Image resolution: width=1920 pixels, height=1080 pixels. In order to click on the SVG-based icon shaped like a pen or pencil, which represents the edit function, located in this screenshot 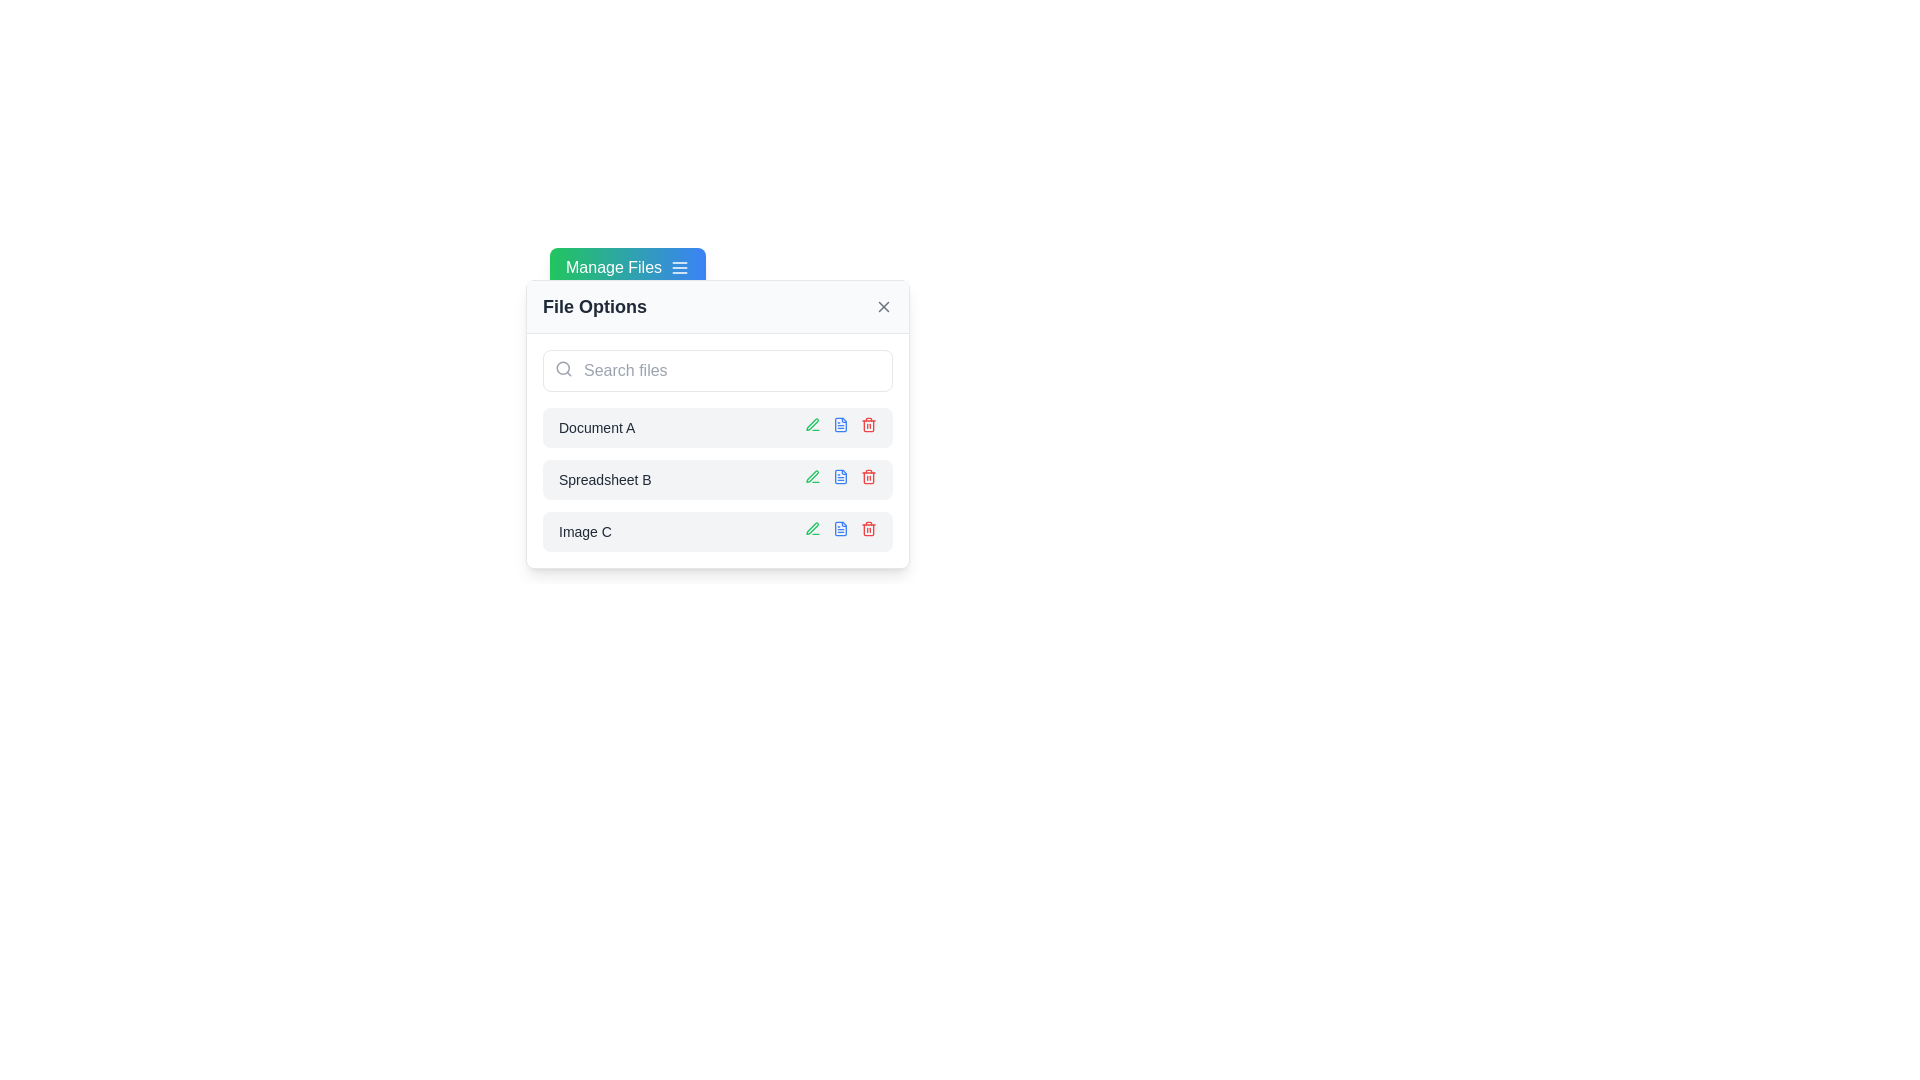, I will do `click(812, 423)`.